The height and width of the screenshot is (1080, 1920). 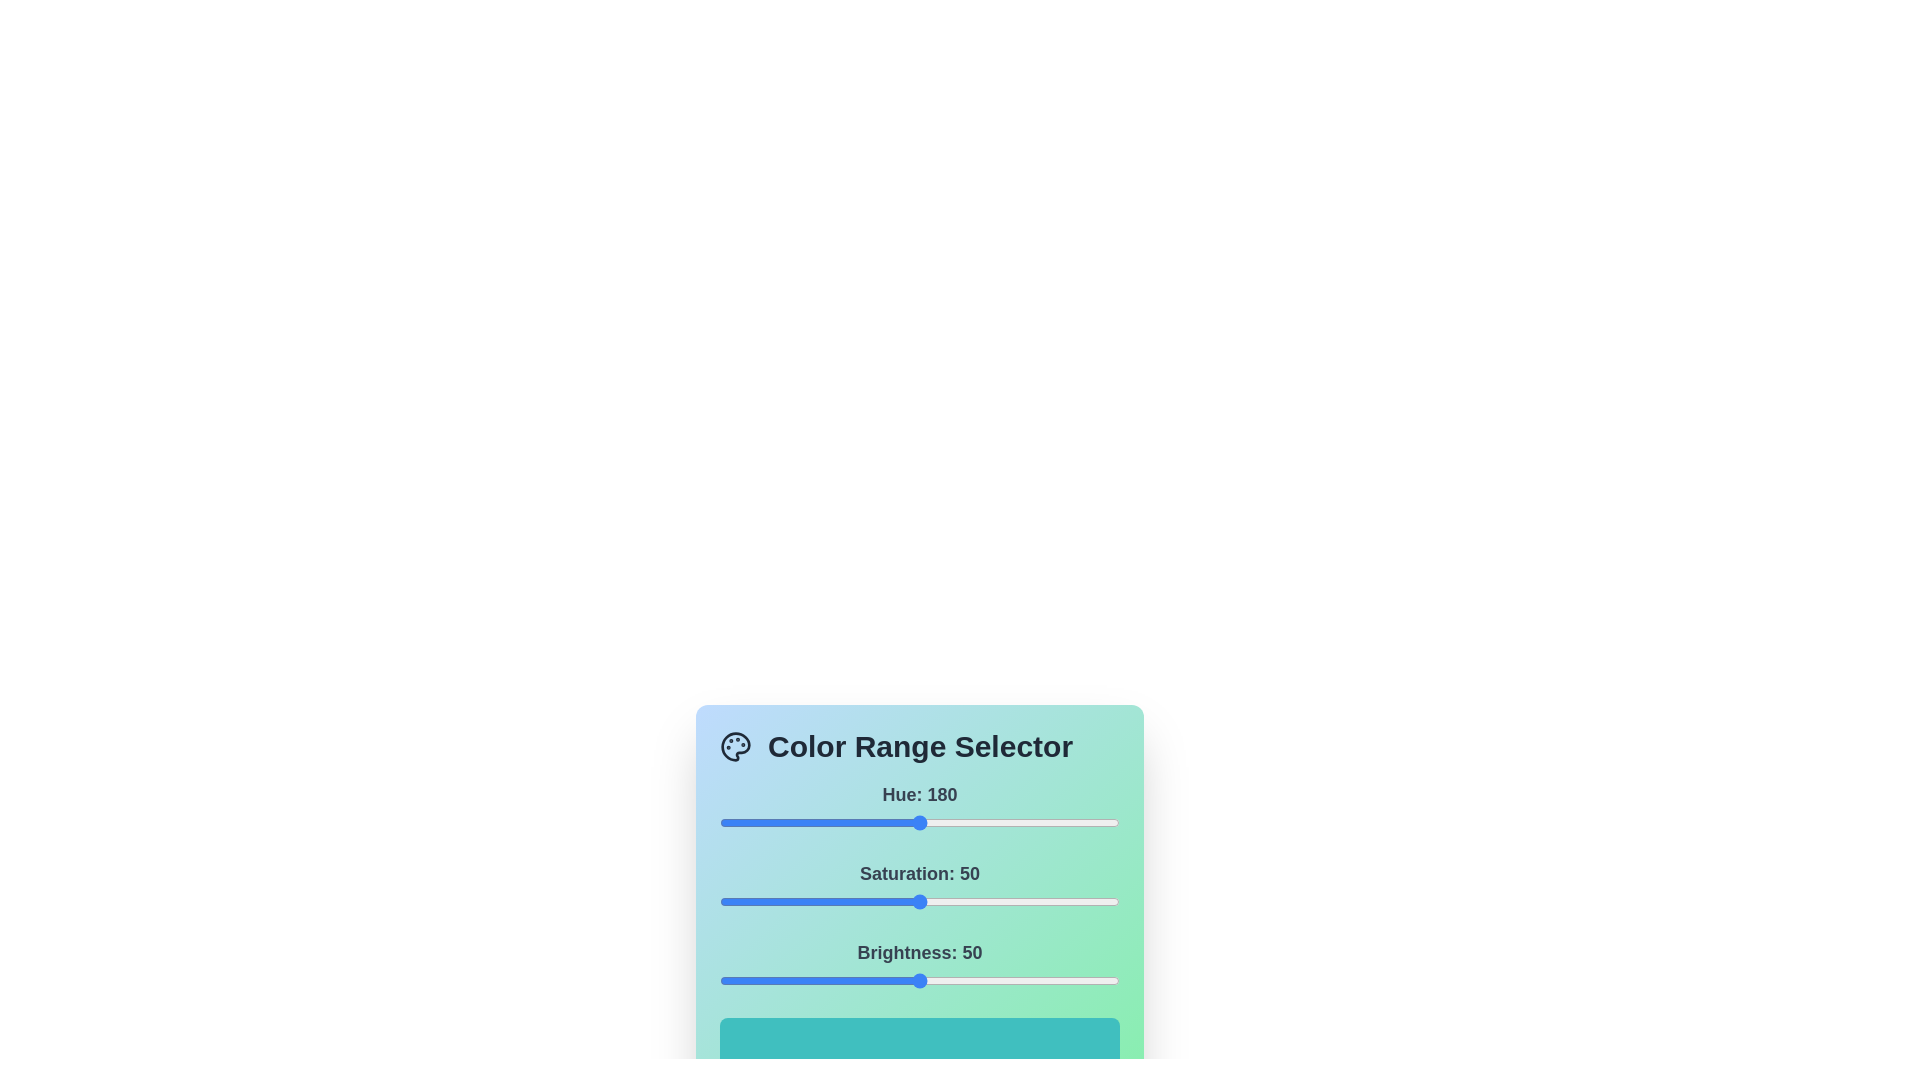 I want to click on the 0 slider to 17, so click(x=737, y=822).